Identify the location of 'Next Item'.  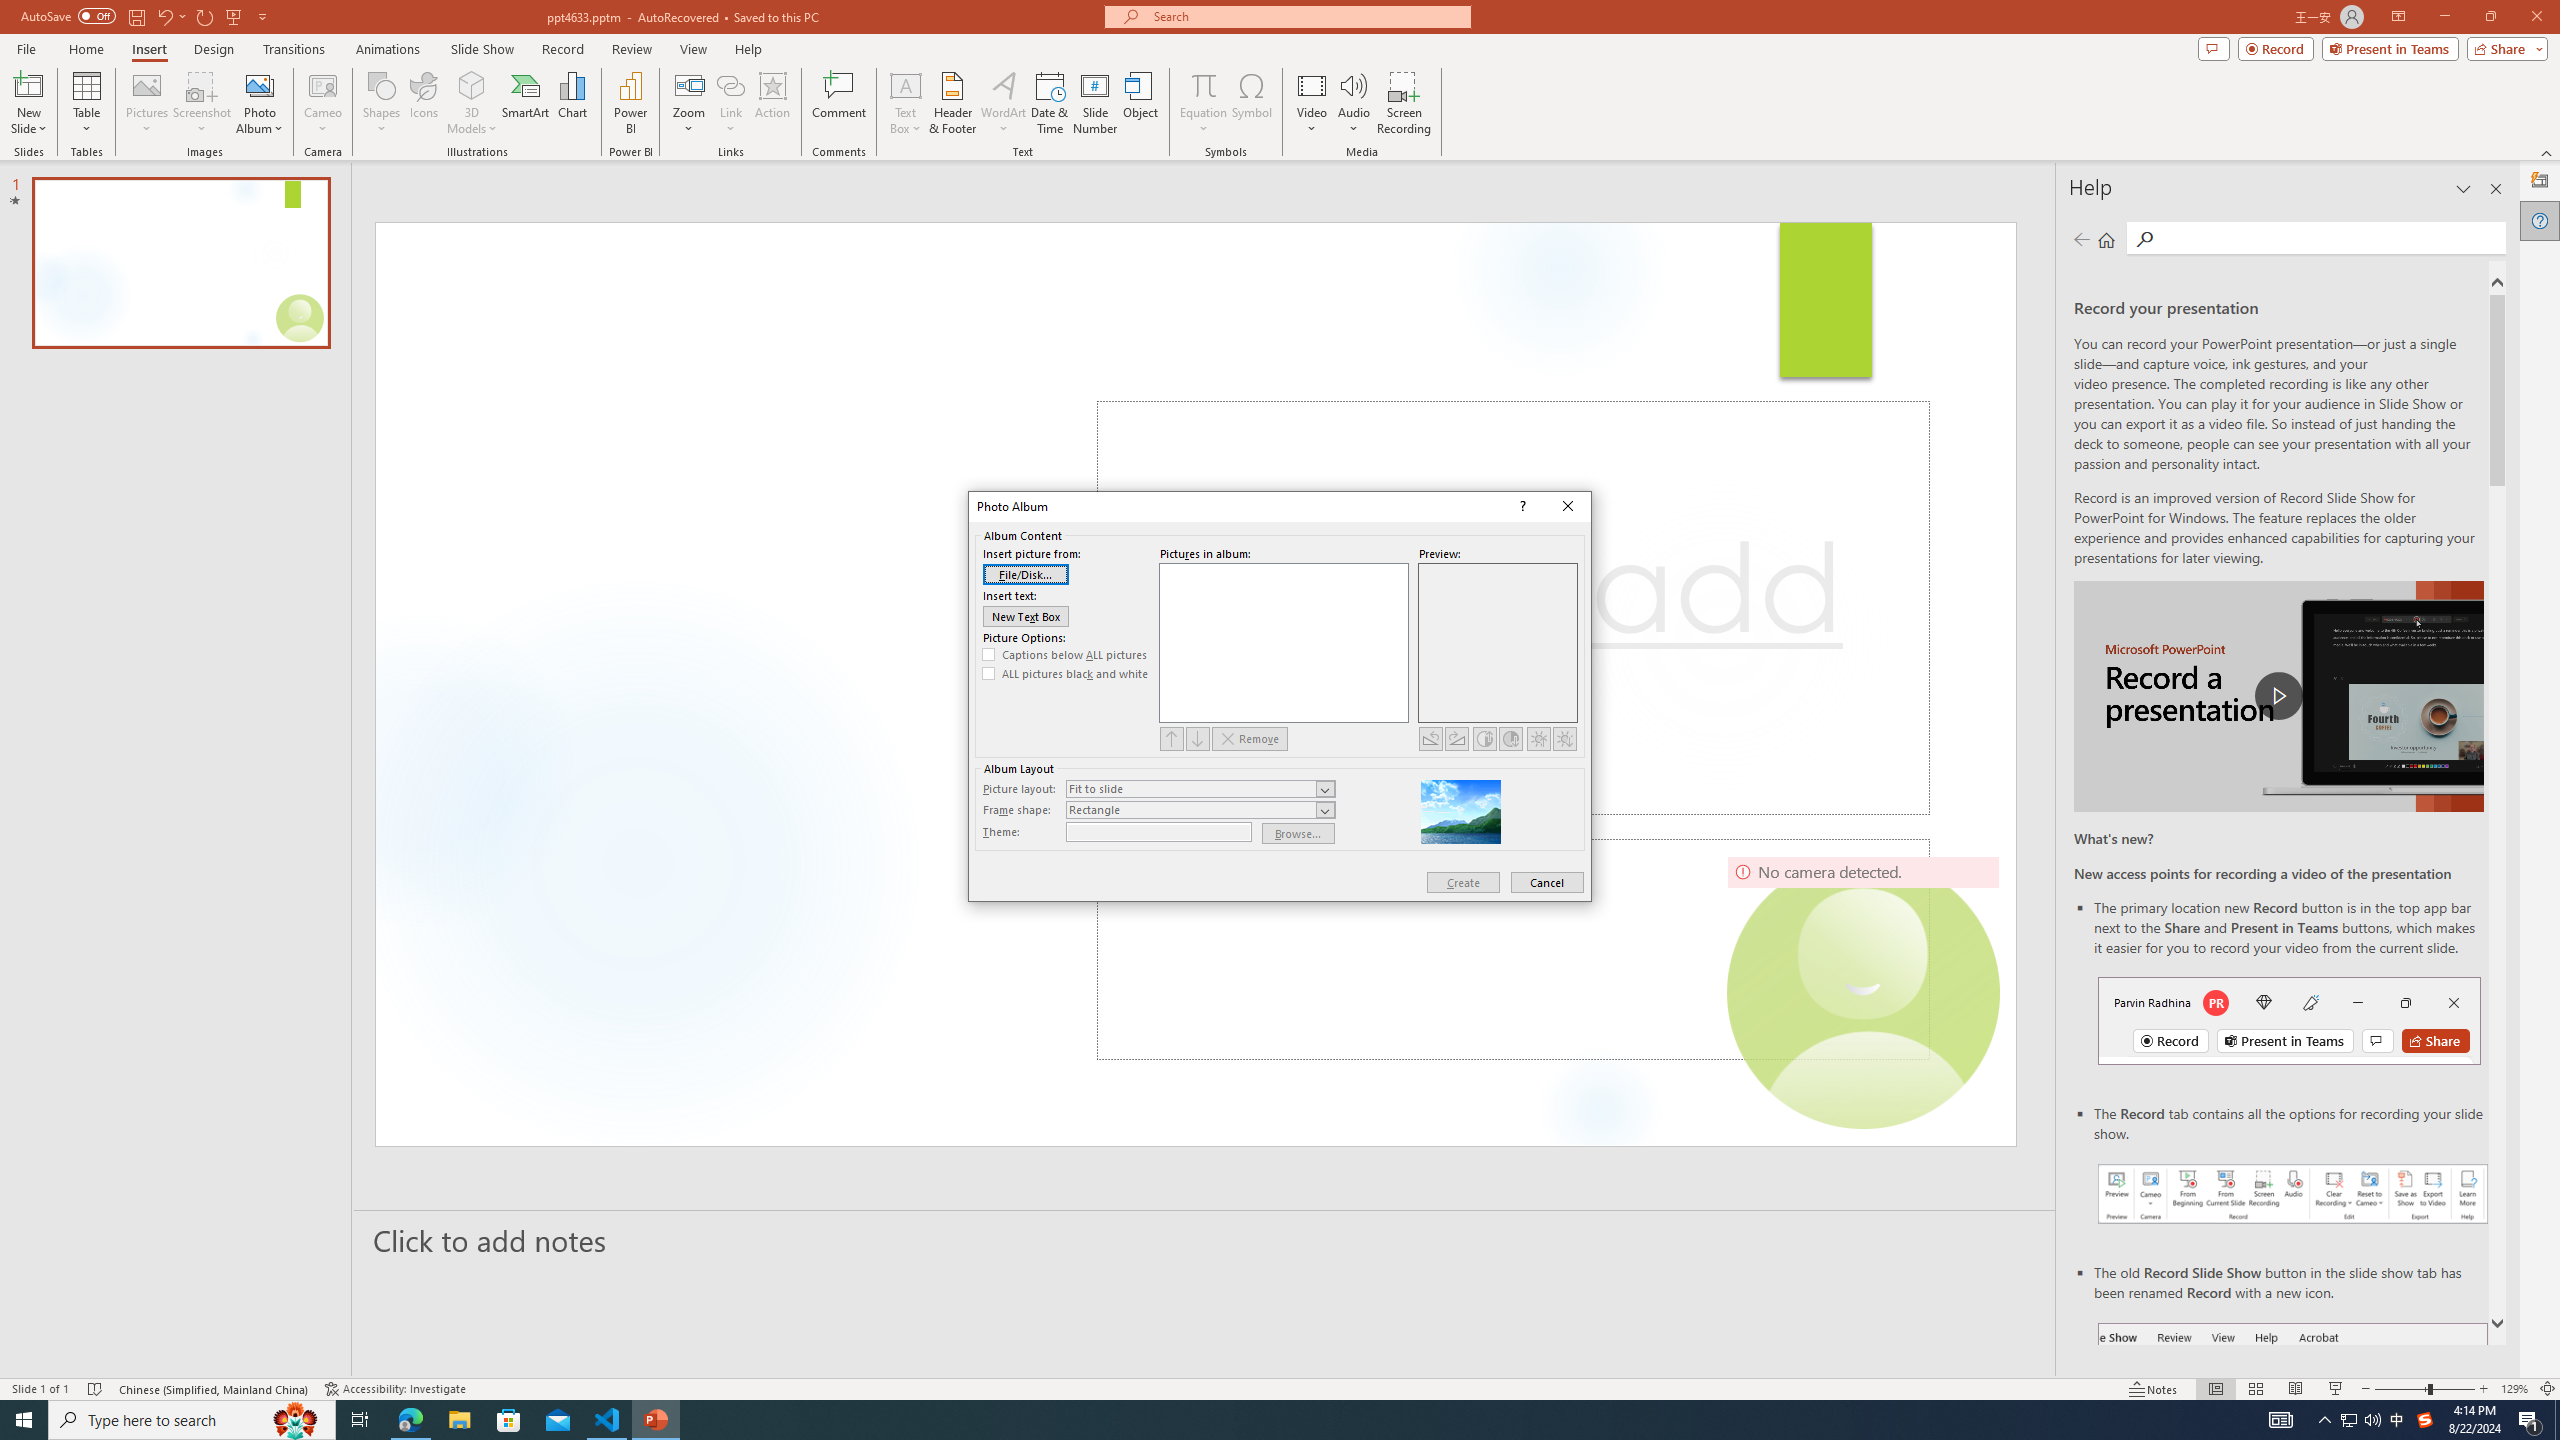
(1198, 738).